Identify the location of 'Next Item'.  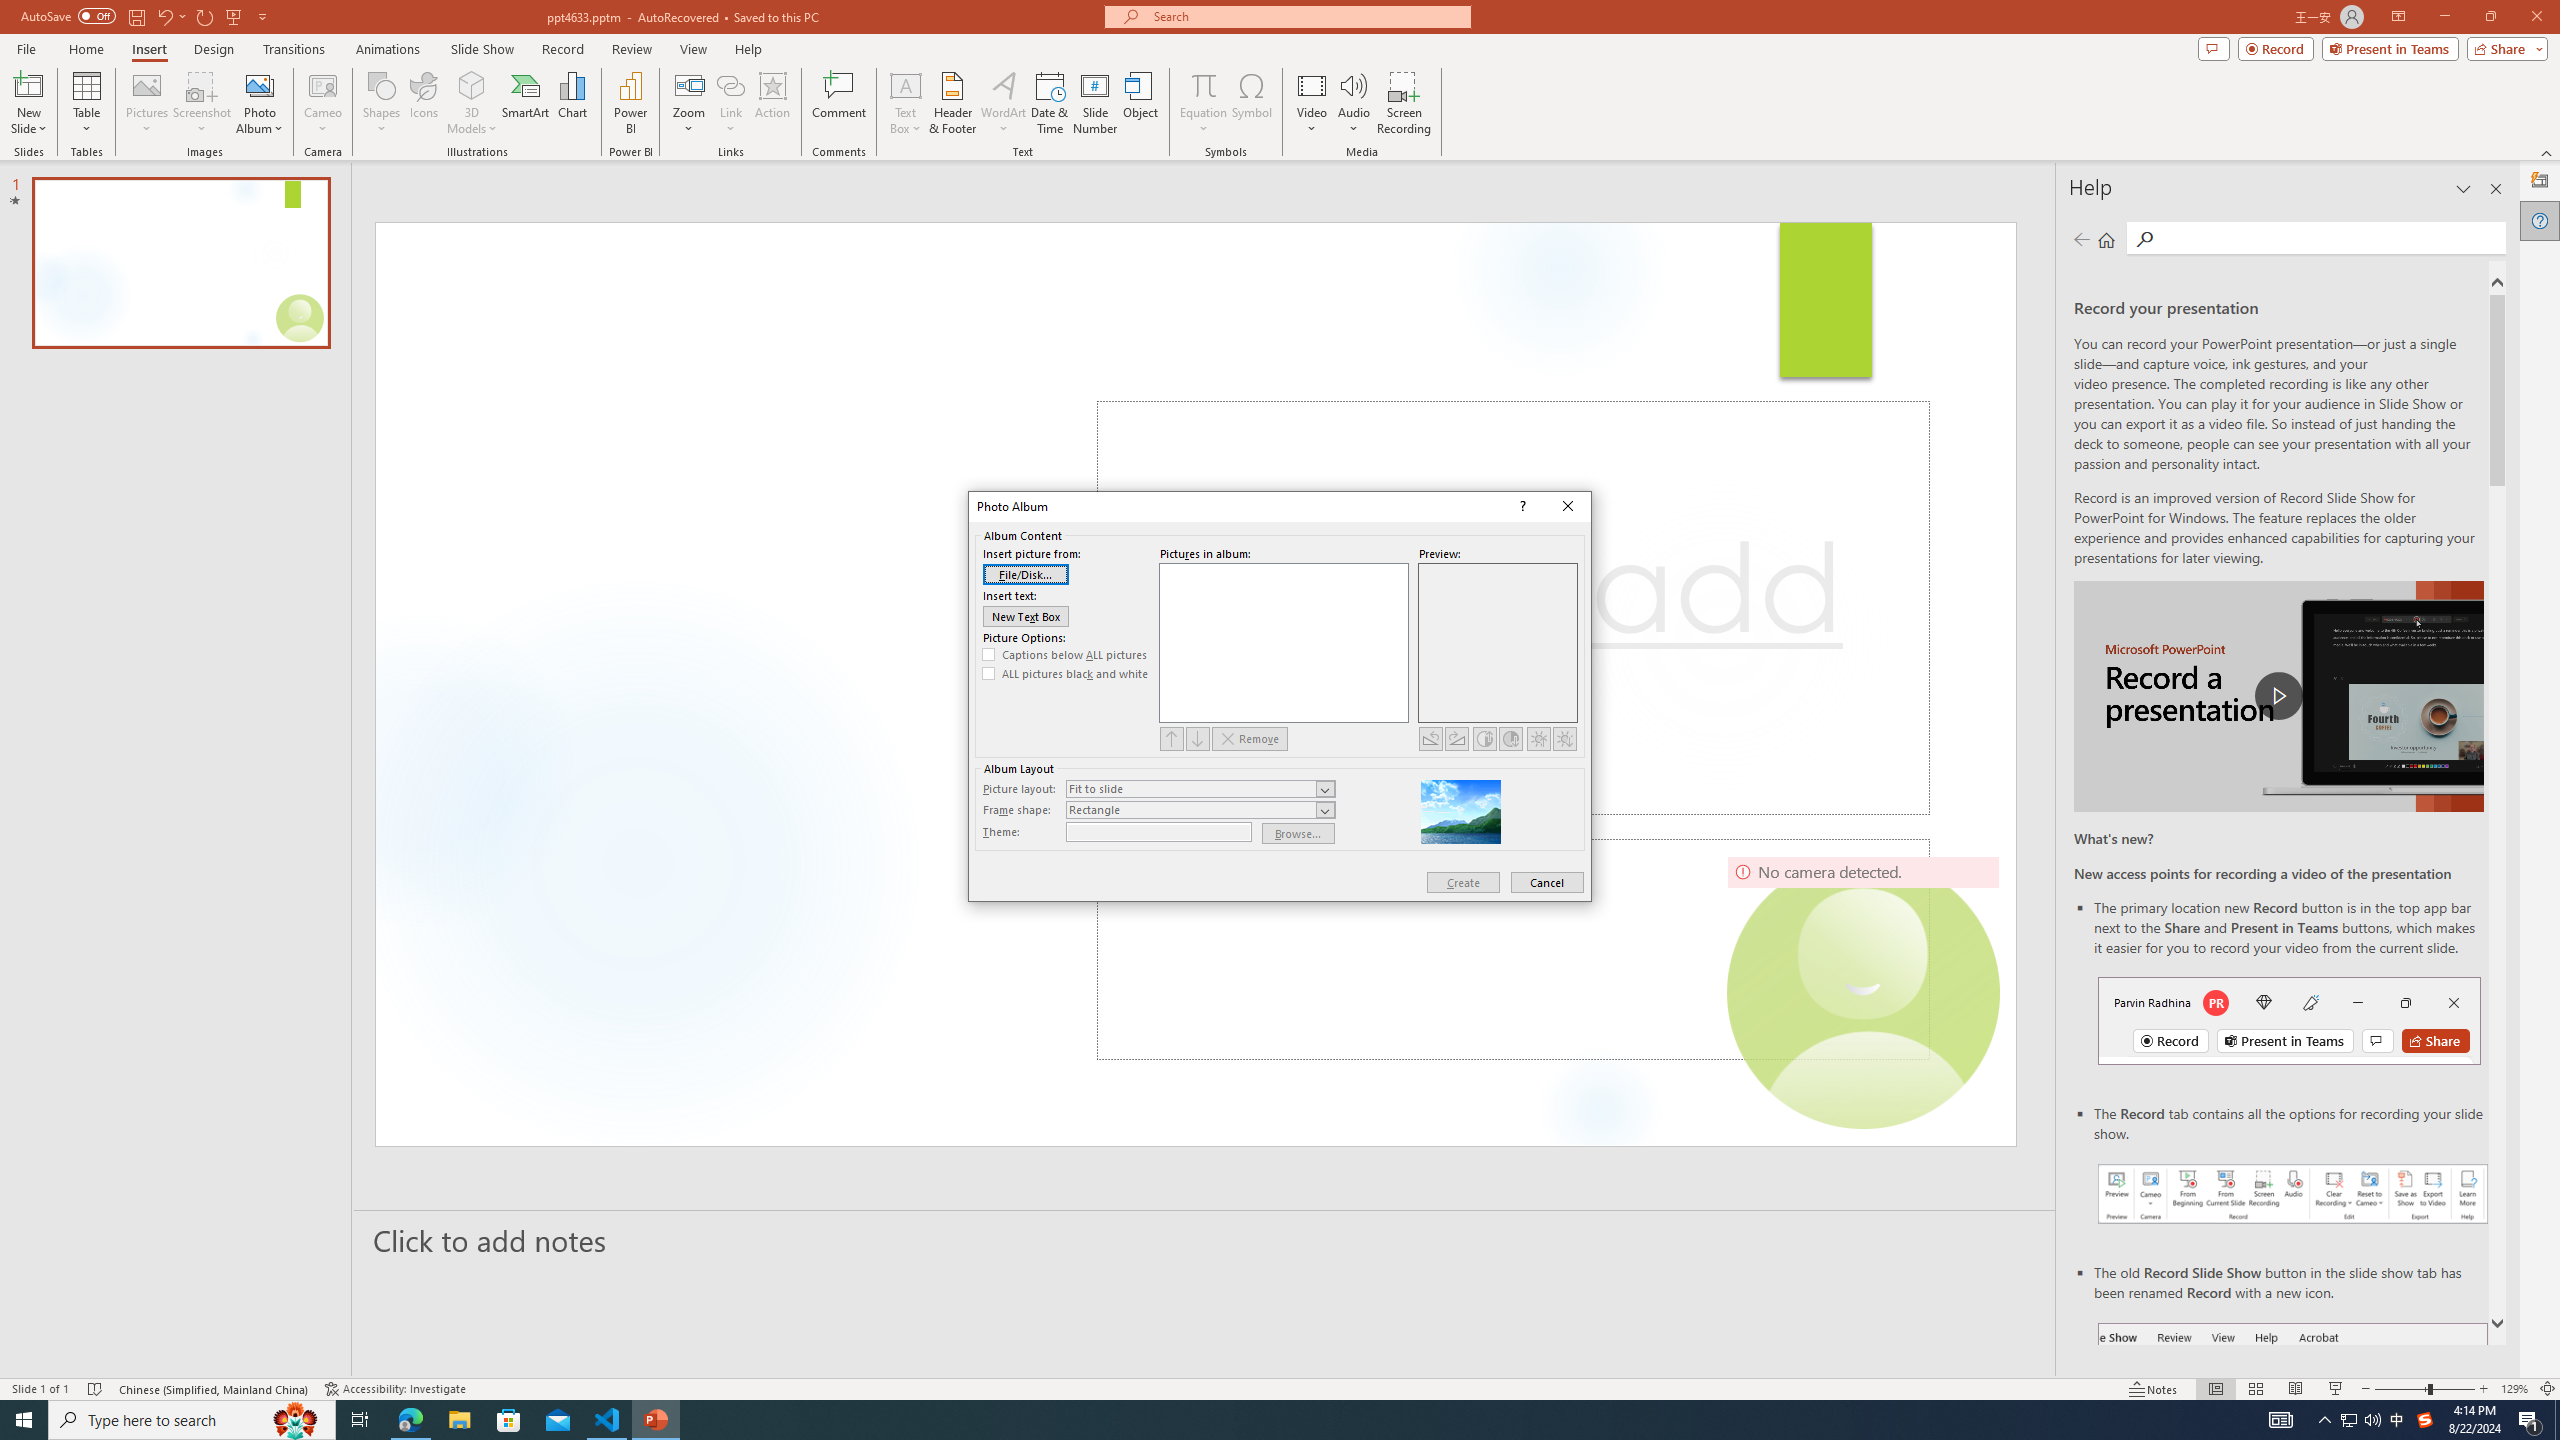
(1198, 738).